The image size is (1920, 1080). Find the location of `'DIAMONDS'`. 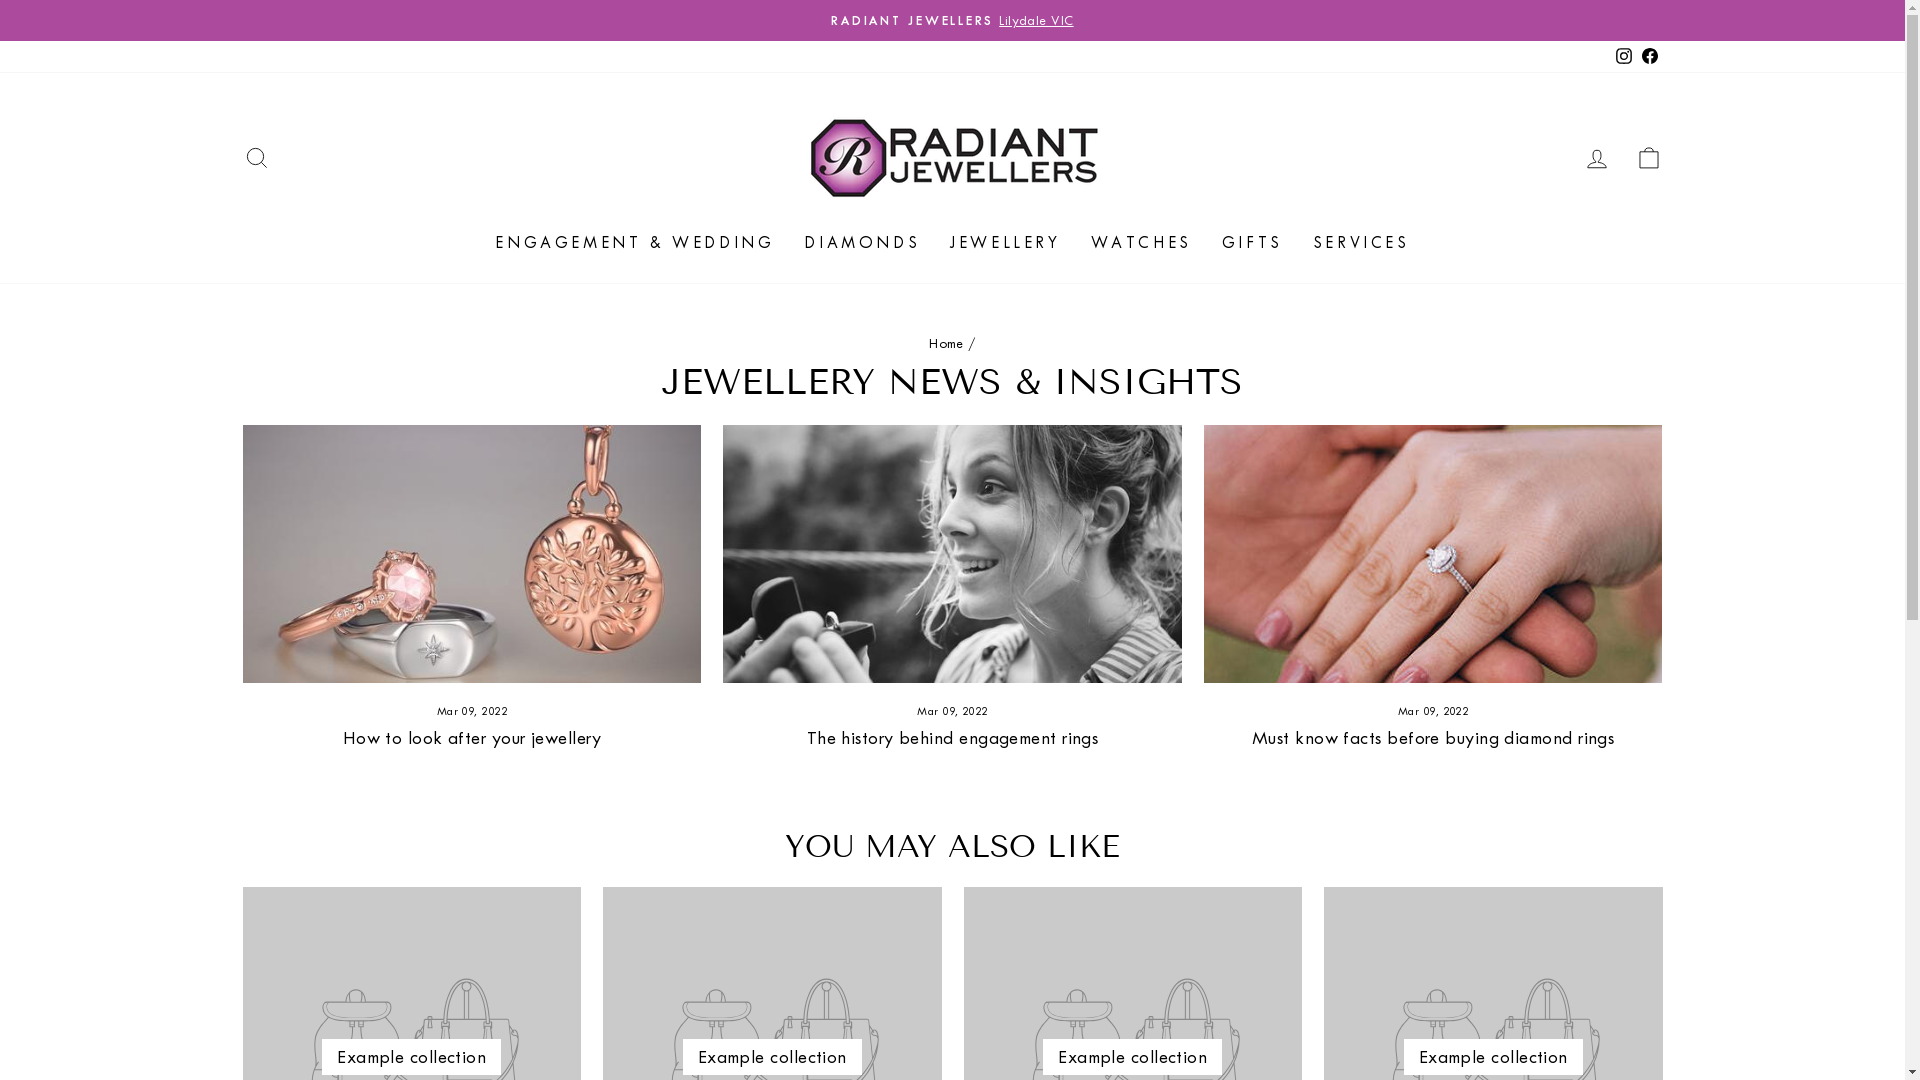

'DIAMONDS' is located at coordinates (862, 241).